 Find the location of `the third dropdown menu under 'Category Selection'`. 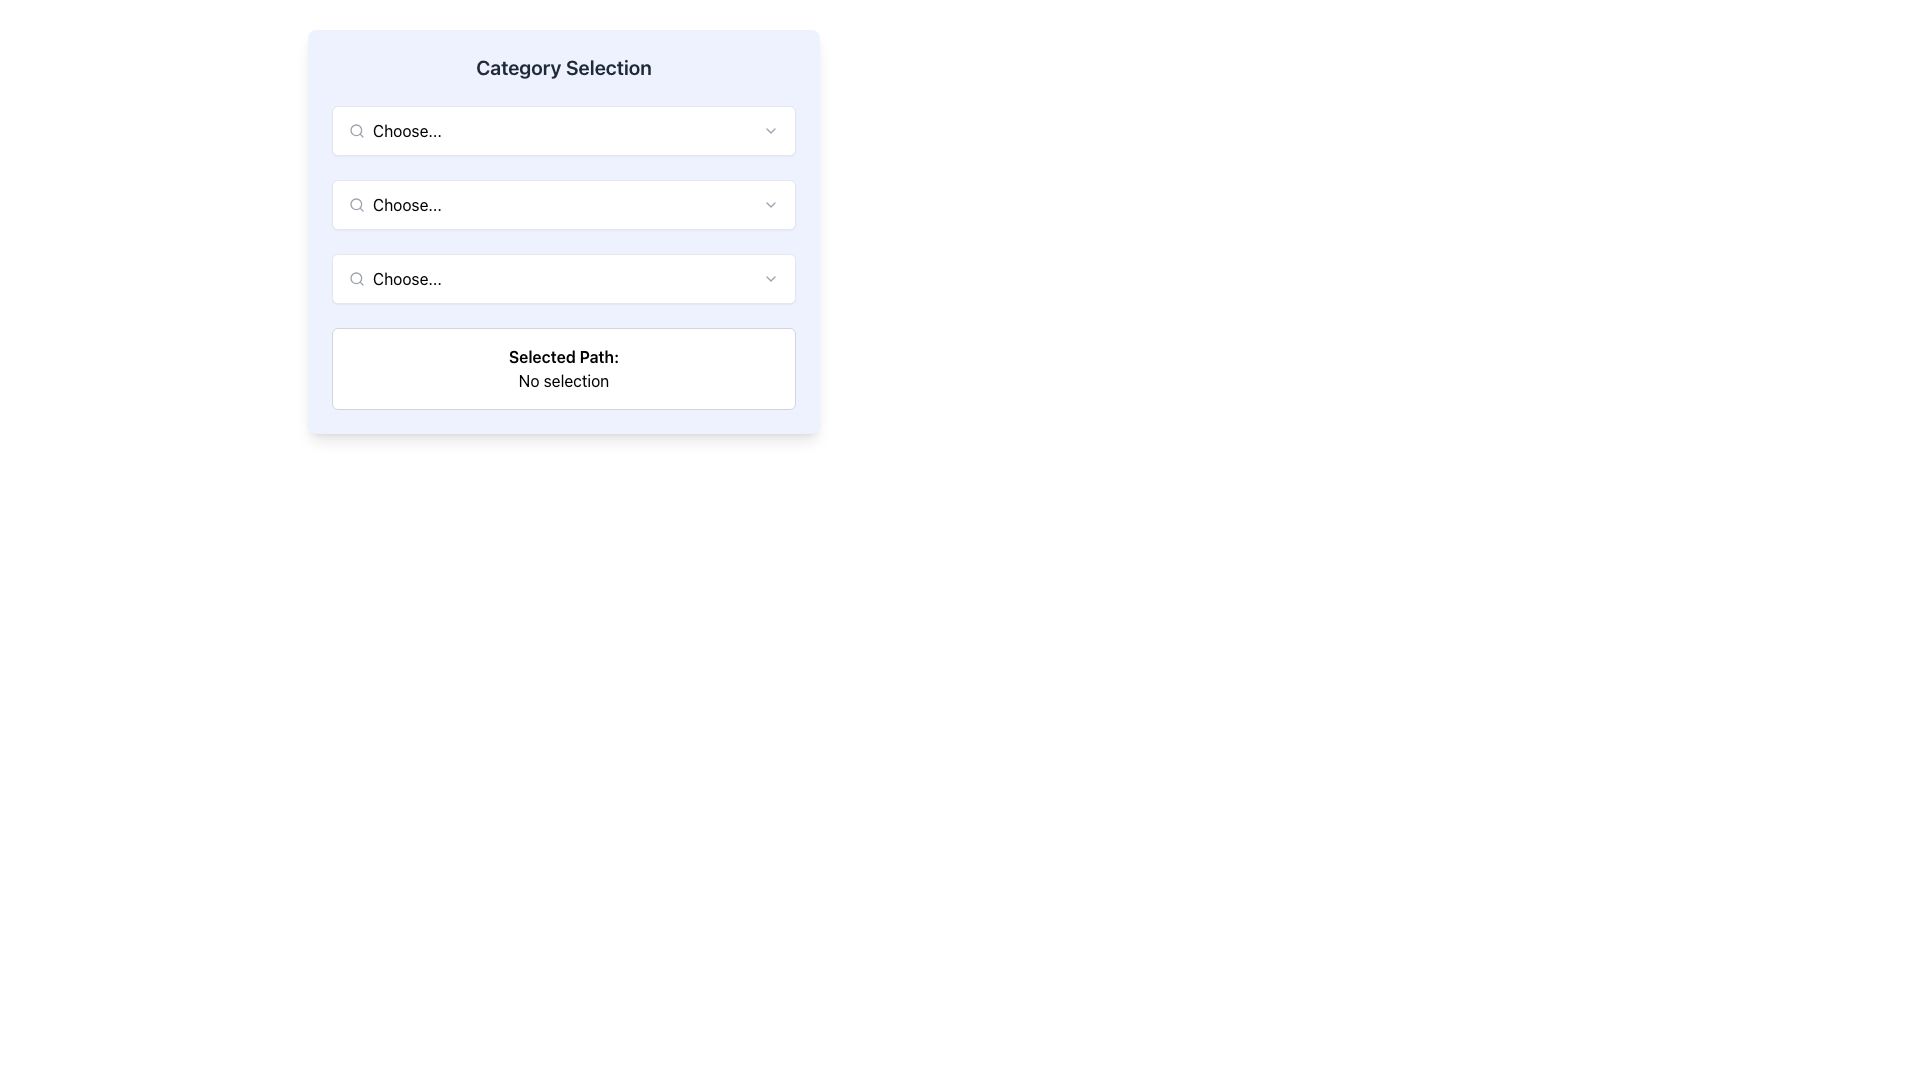

the third dropdown menu under 'Category Selection' is located at coordinates (566, 278).